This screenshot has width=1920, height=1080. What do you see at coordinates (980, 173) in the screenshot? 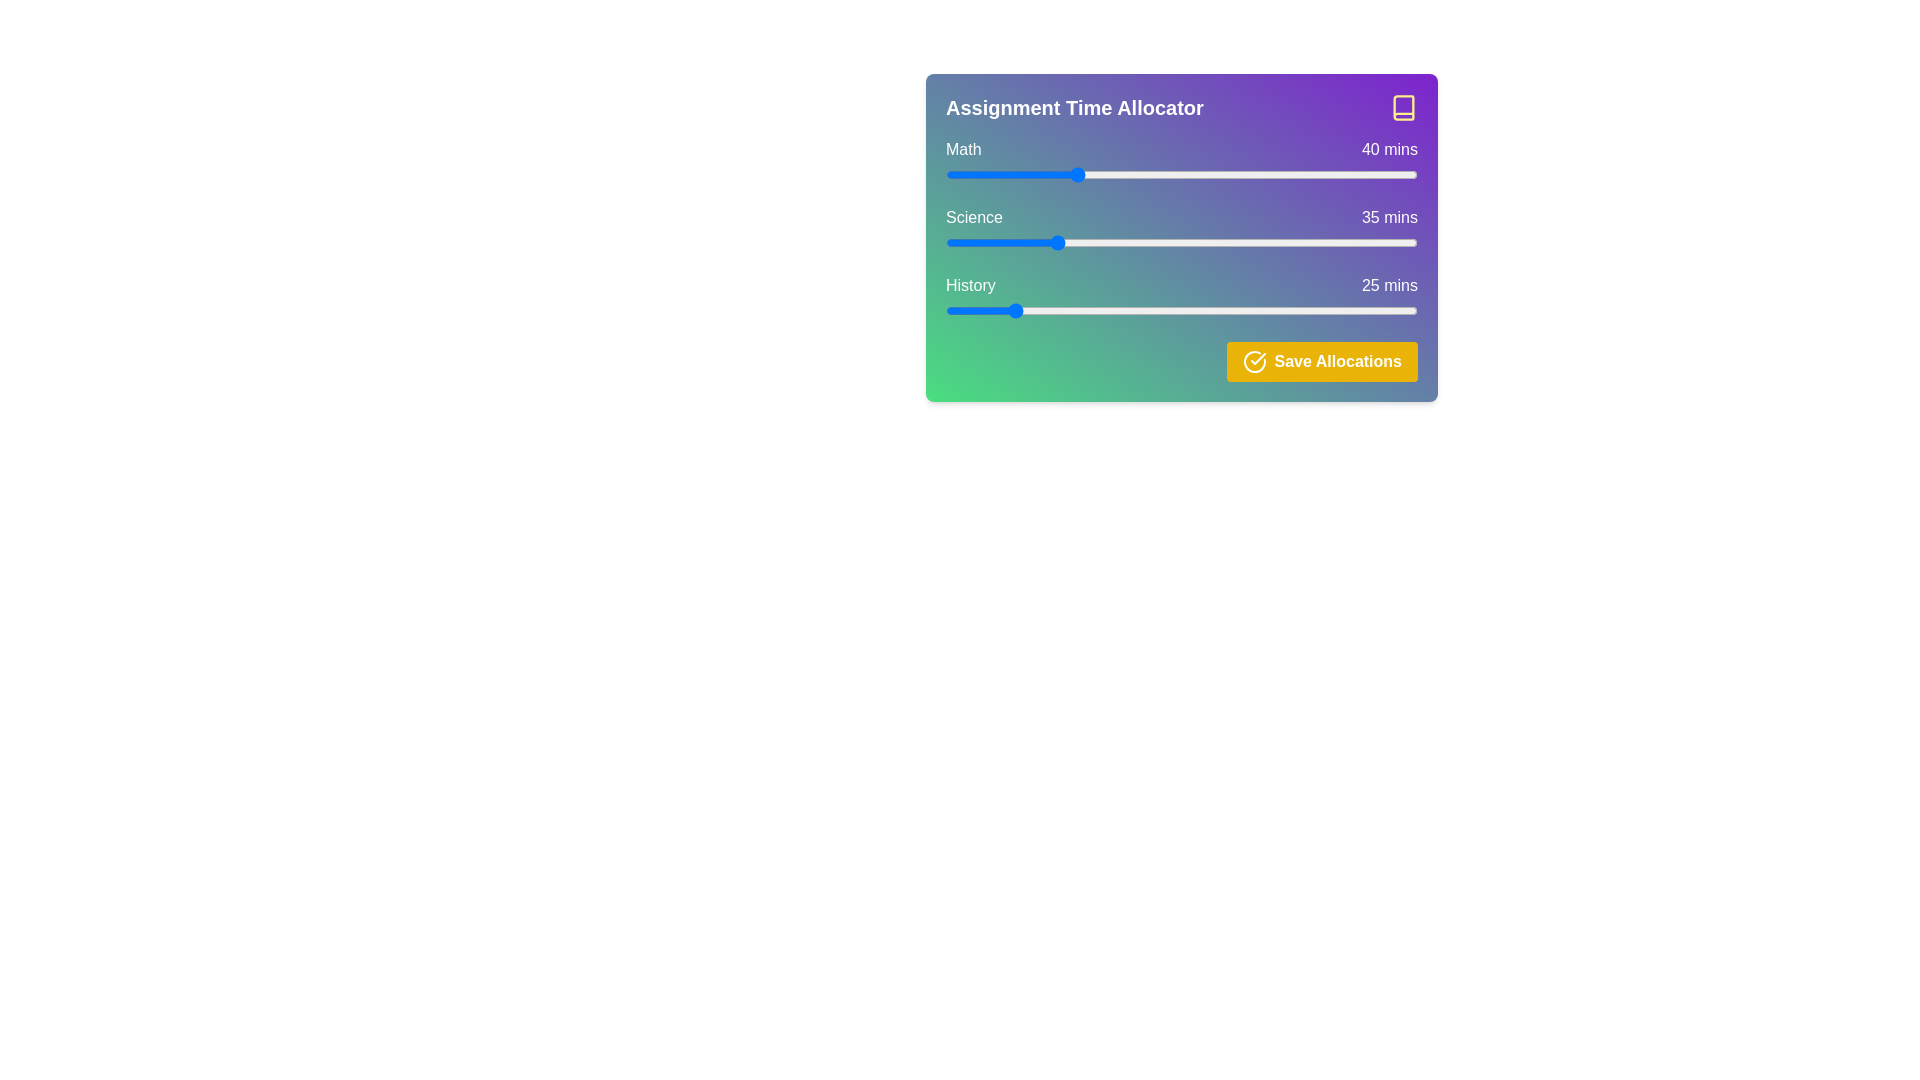
I see `the slider for 'Math'` at bounding box center [980, 173].